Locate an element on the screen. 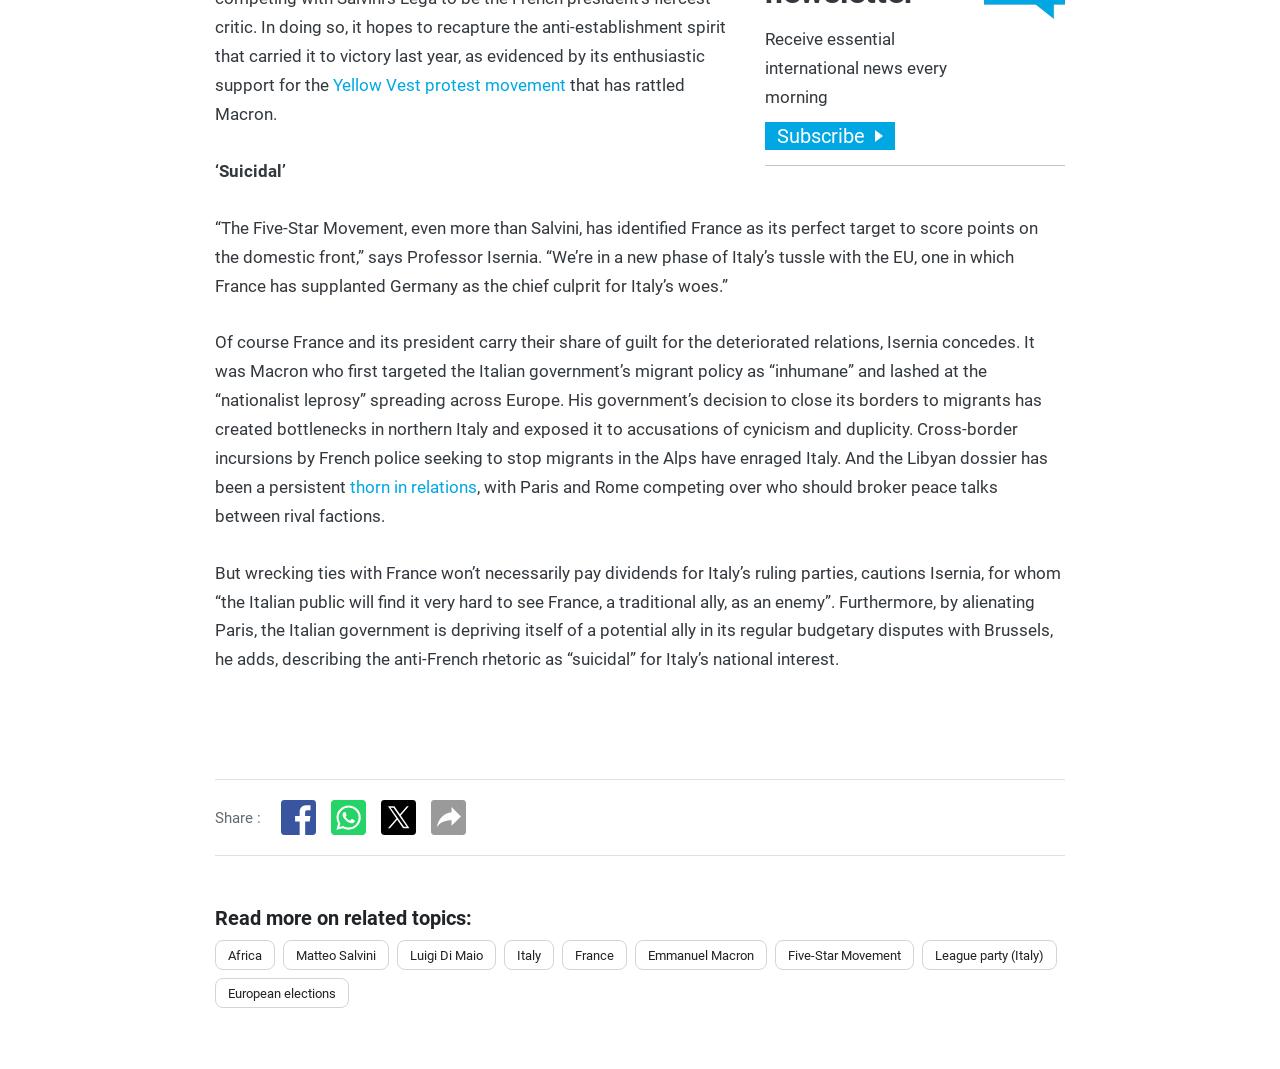 The image size is (1280, 1069). 'Matteo Salvini' is located at coordinates (336, 953).